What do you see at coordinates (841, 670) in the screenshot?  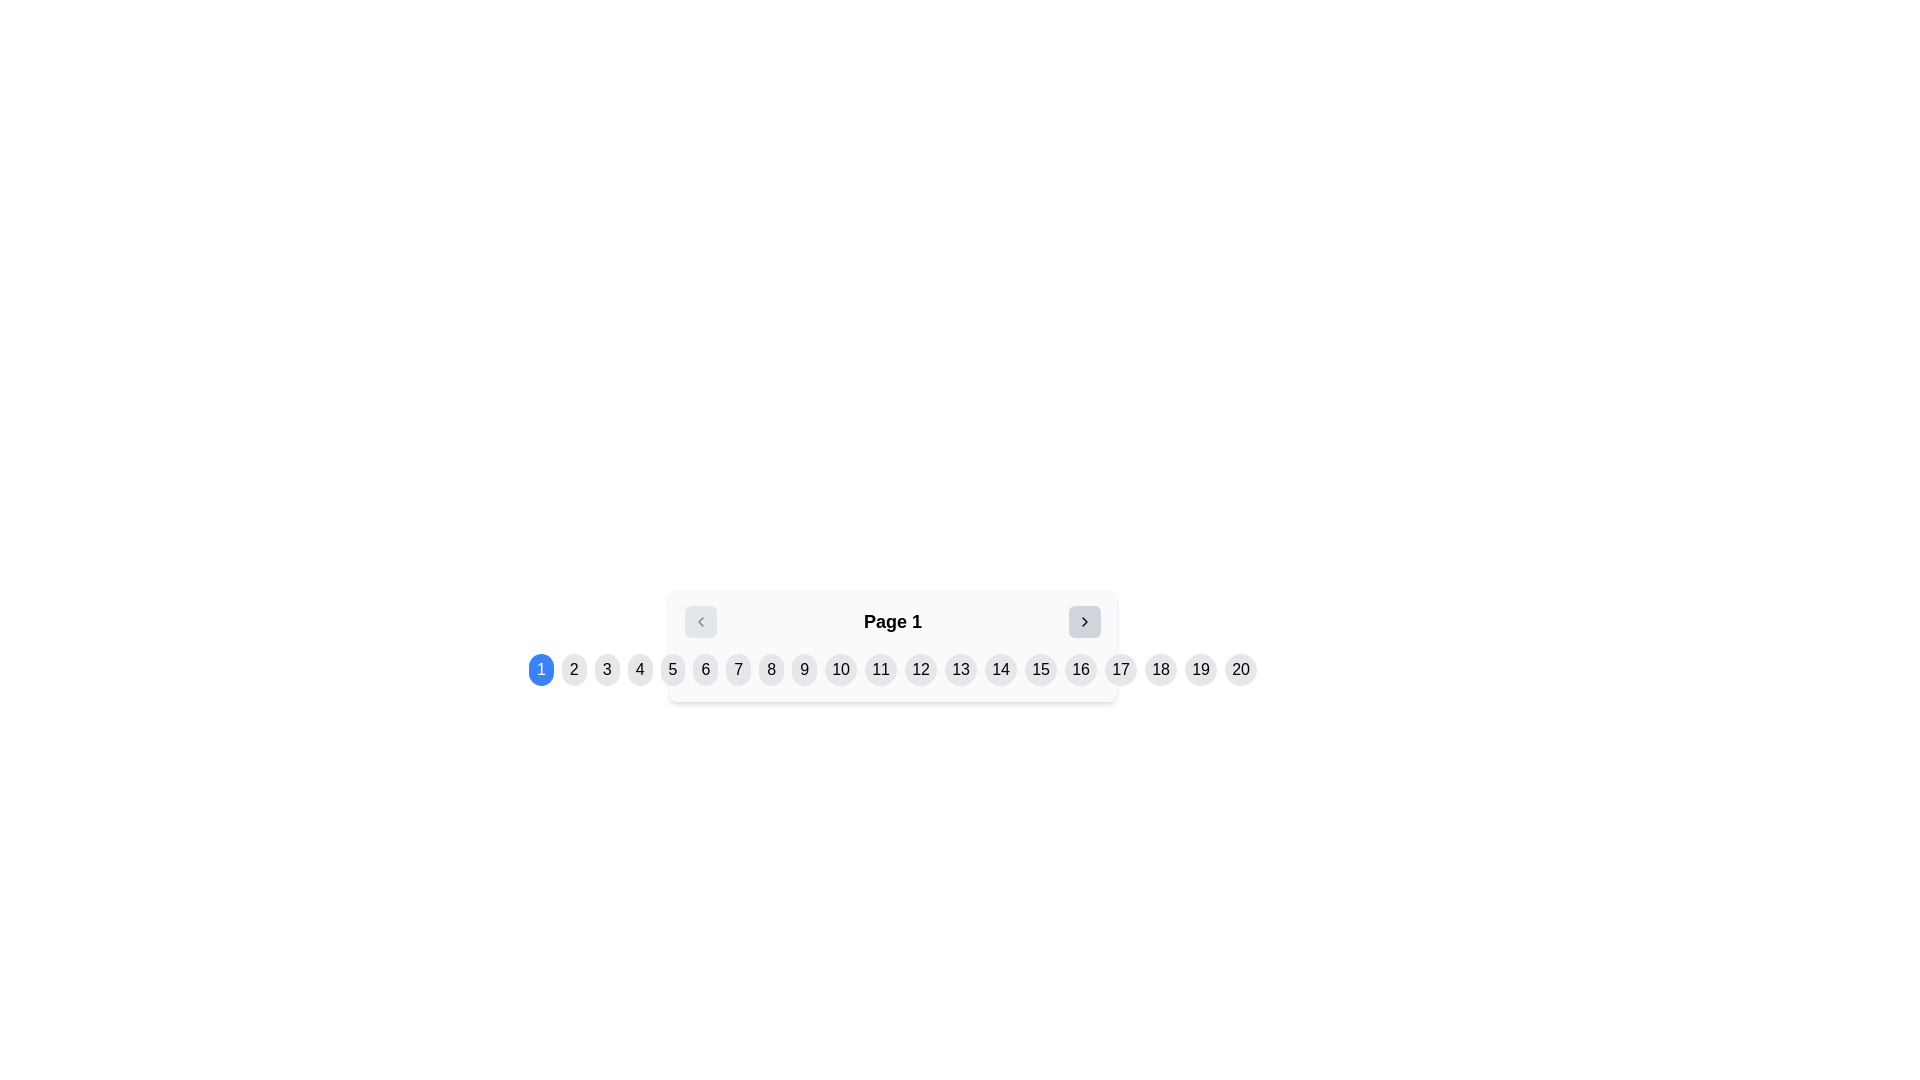 I see `the 10th button in the pagination system` at bounding box center [841, 670].